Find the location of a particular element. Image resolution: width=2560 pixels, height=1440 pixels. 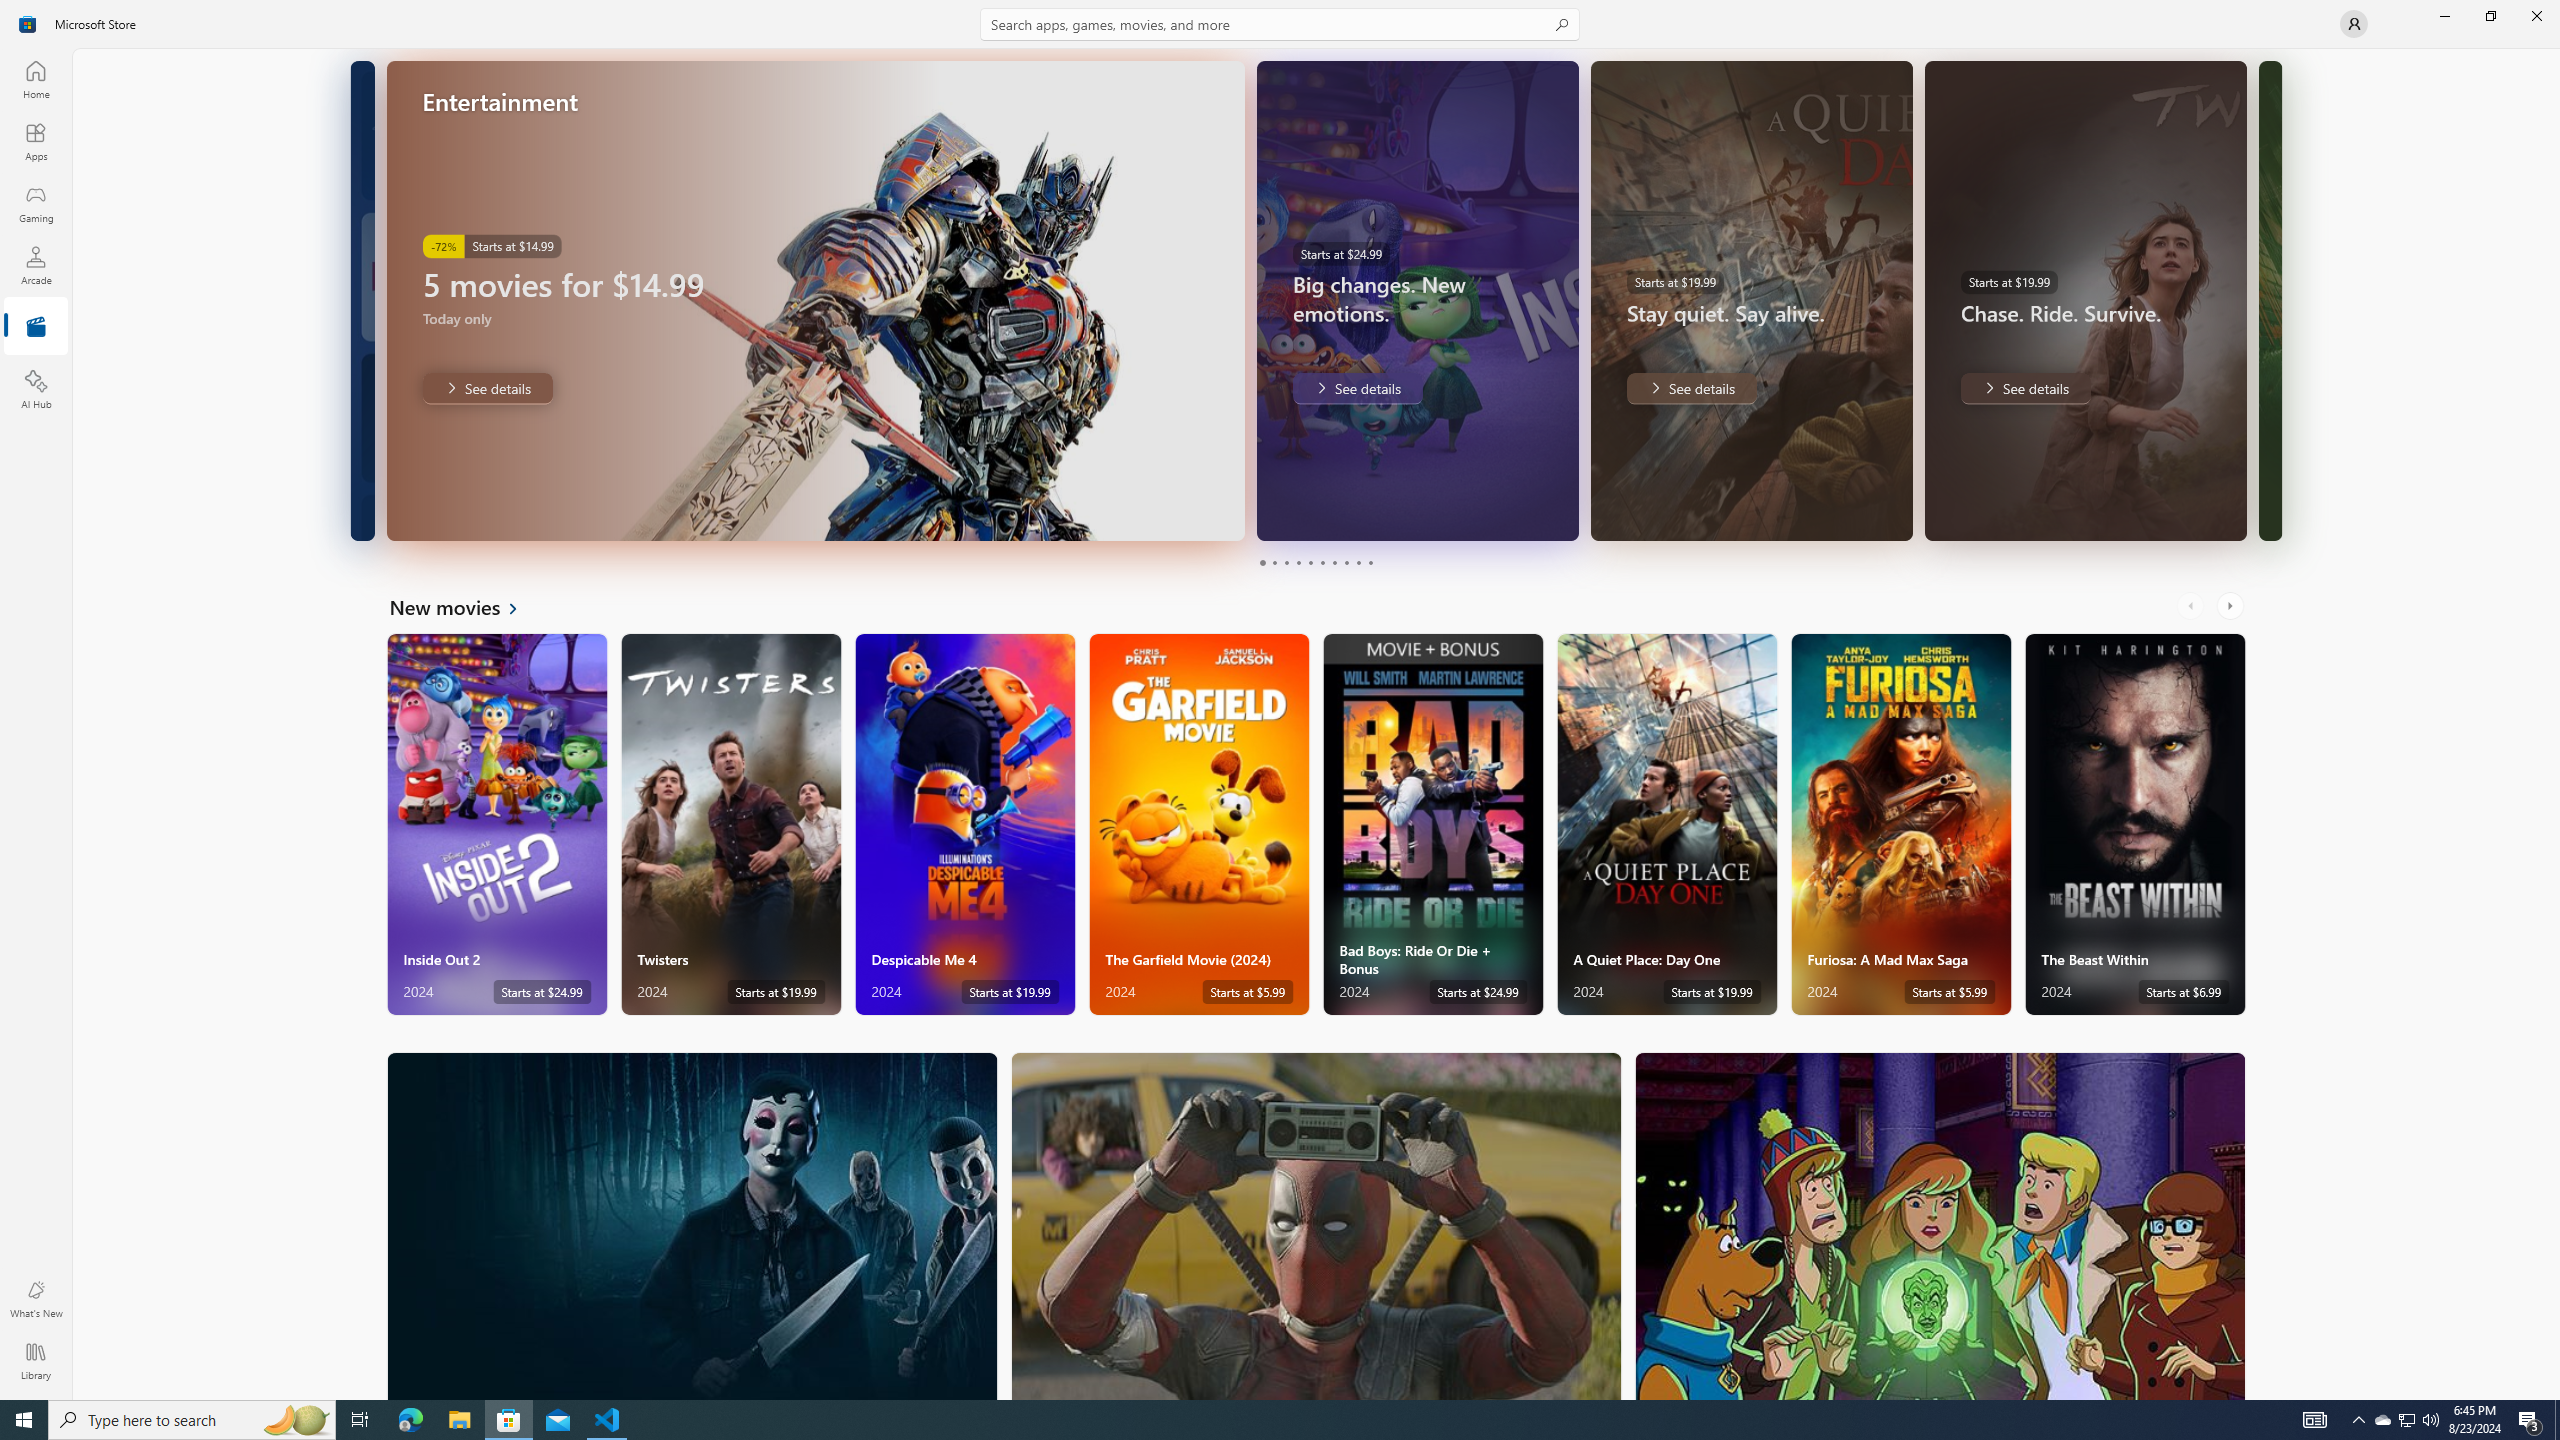

'The Garfield Movie (2024). Starts at $5.99  ' is located at coordinates (1198, 824).